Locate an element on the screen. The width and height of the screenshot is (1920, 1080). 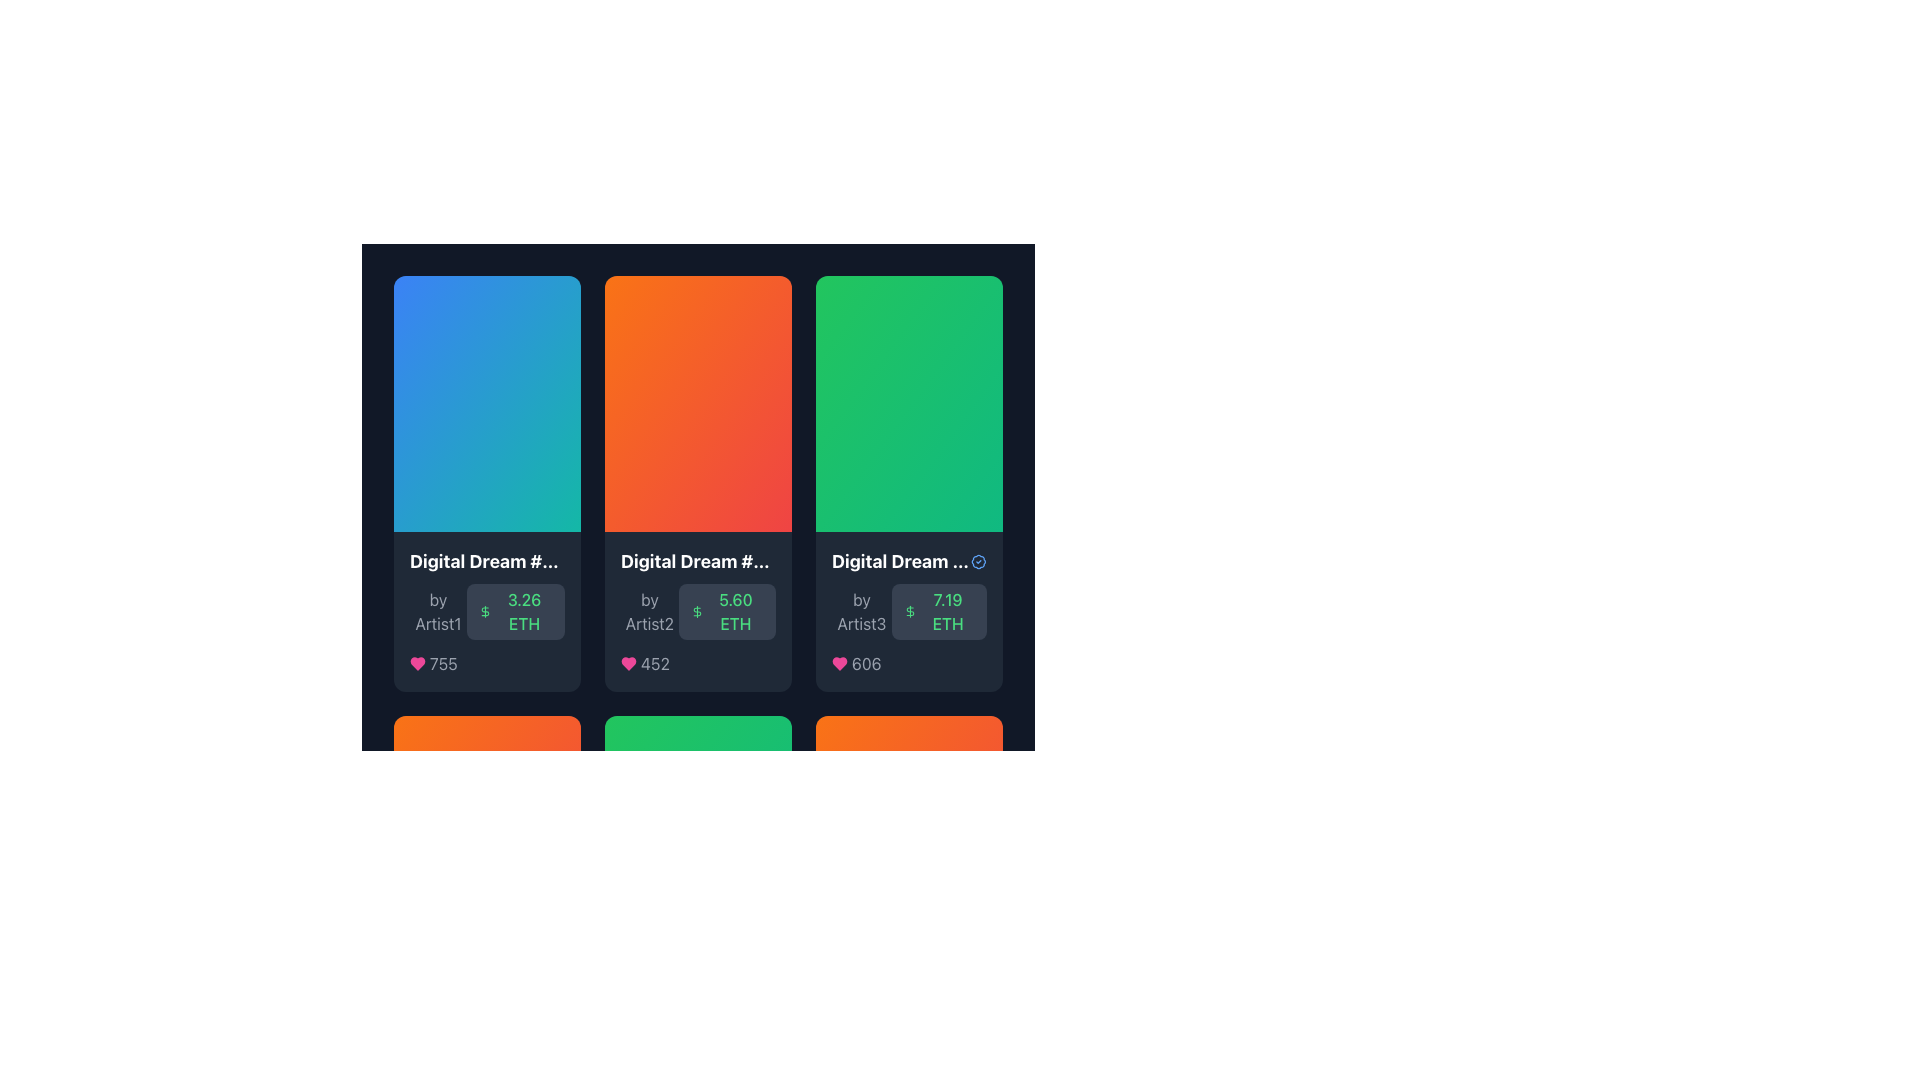
the informational card titled 'Digital Dream #8983' that contains details about a digital asset, including the price in ETH and interaction elements like a heart icon is located at coordinates (487, 611).